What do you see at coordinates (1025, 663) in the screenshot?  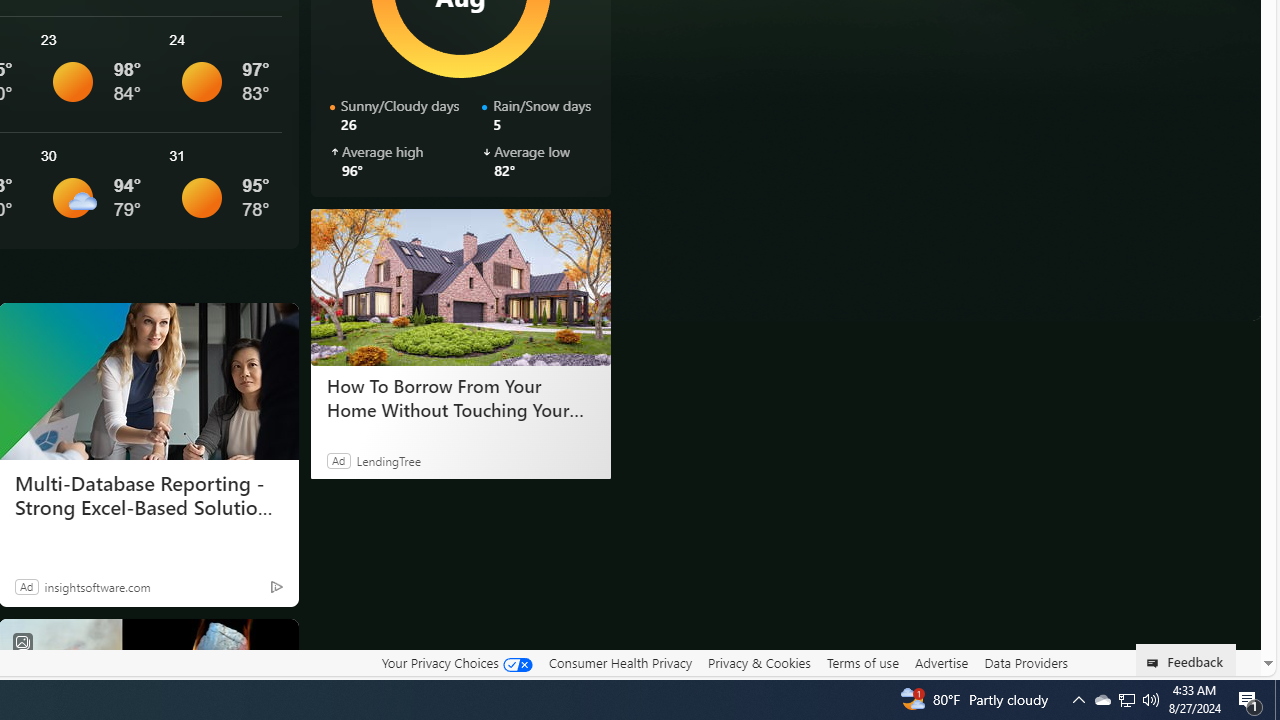 I see `'Data Providers'` at bounding box center [1025, 663].